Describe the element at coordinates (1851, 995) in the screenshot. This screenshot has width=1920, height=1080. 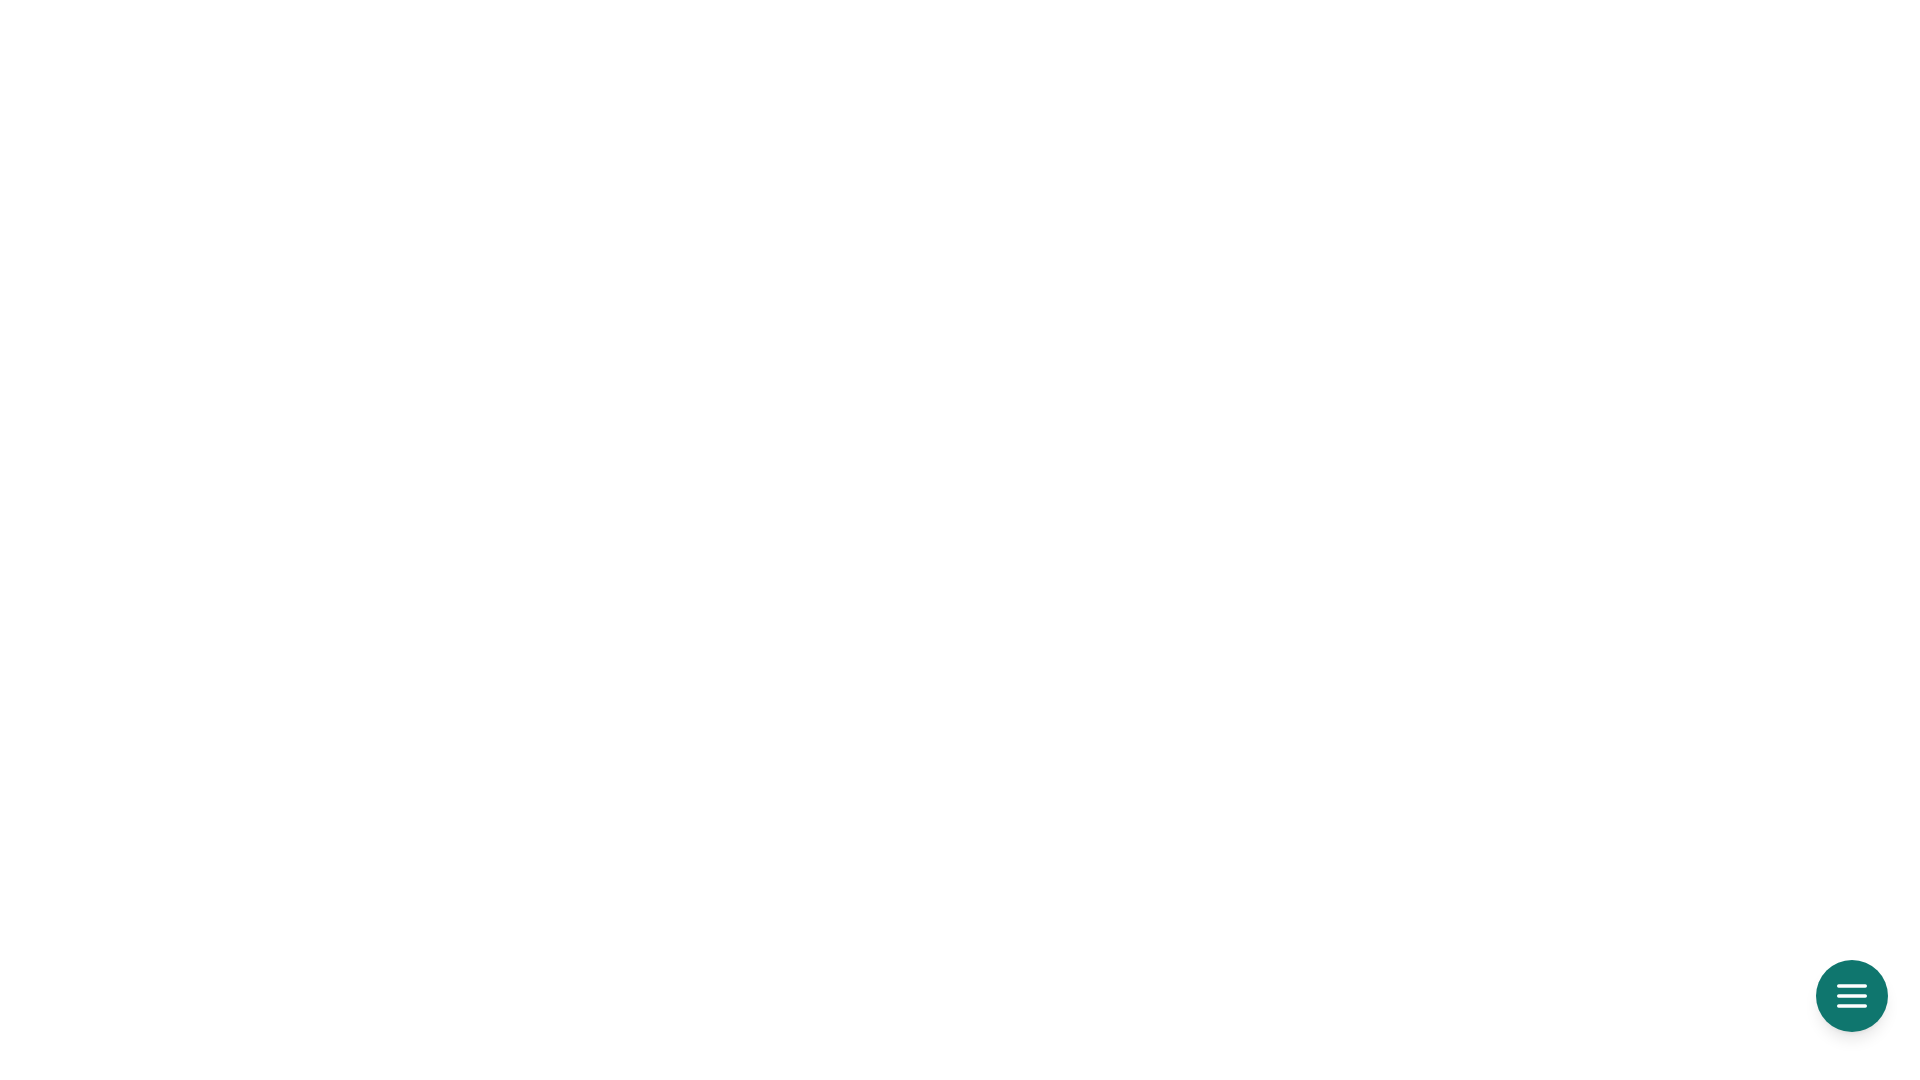
I see `the menu button to toggle the visibility of the speed dial menu` at that location.